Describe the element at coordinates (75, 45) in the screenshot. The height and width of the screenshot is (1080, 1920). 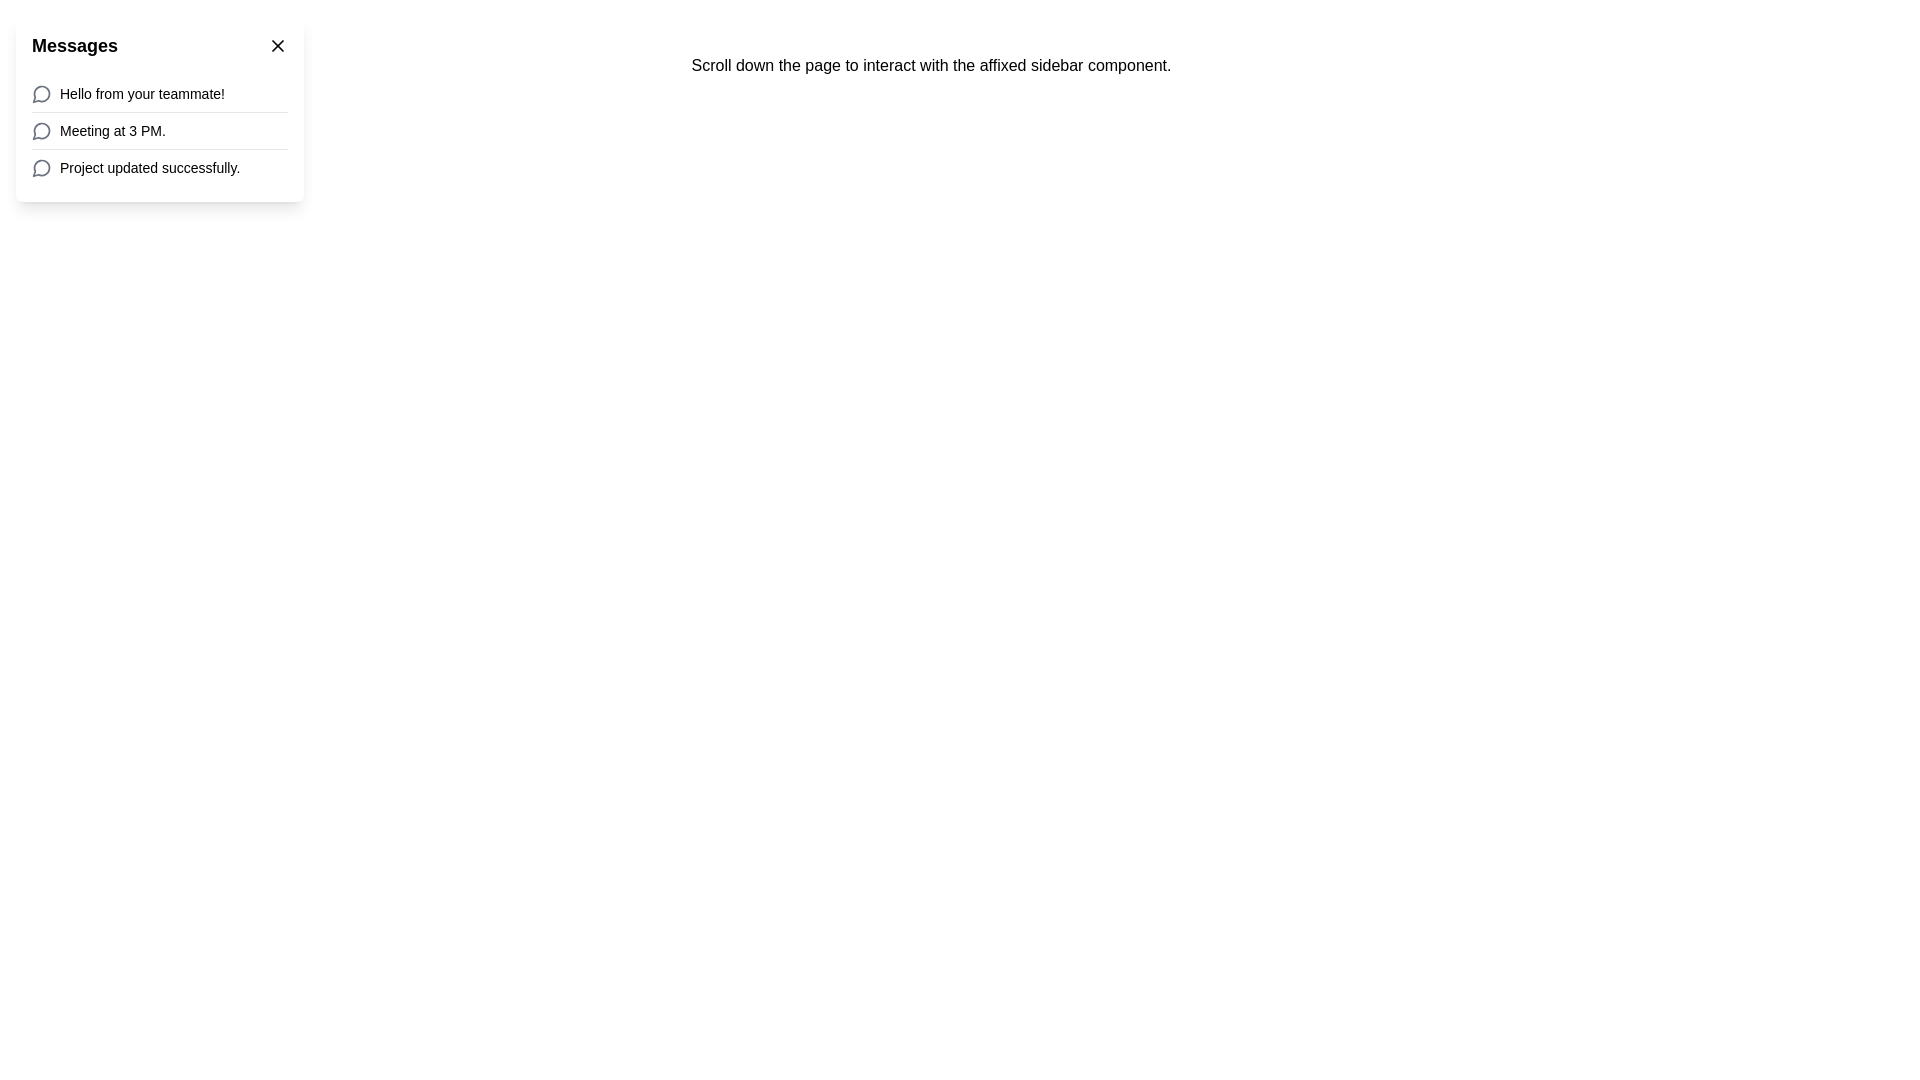
I see `the bold, large-sized 'Messages' text label, which serves as a headline within the top-left part of the dialog box` at that location.